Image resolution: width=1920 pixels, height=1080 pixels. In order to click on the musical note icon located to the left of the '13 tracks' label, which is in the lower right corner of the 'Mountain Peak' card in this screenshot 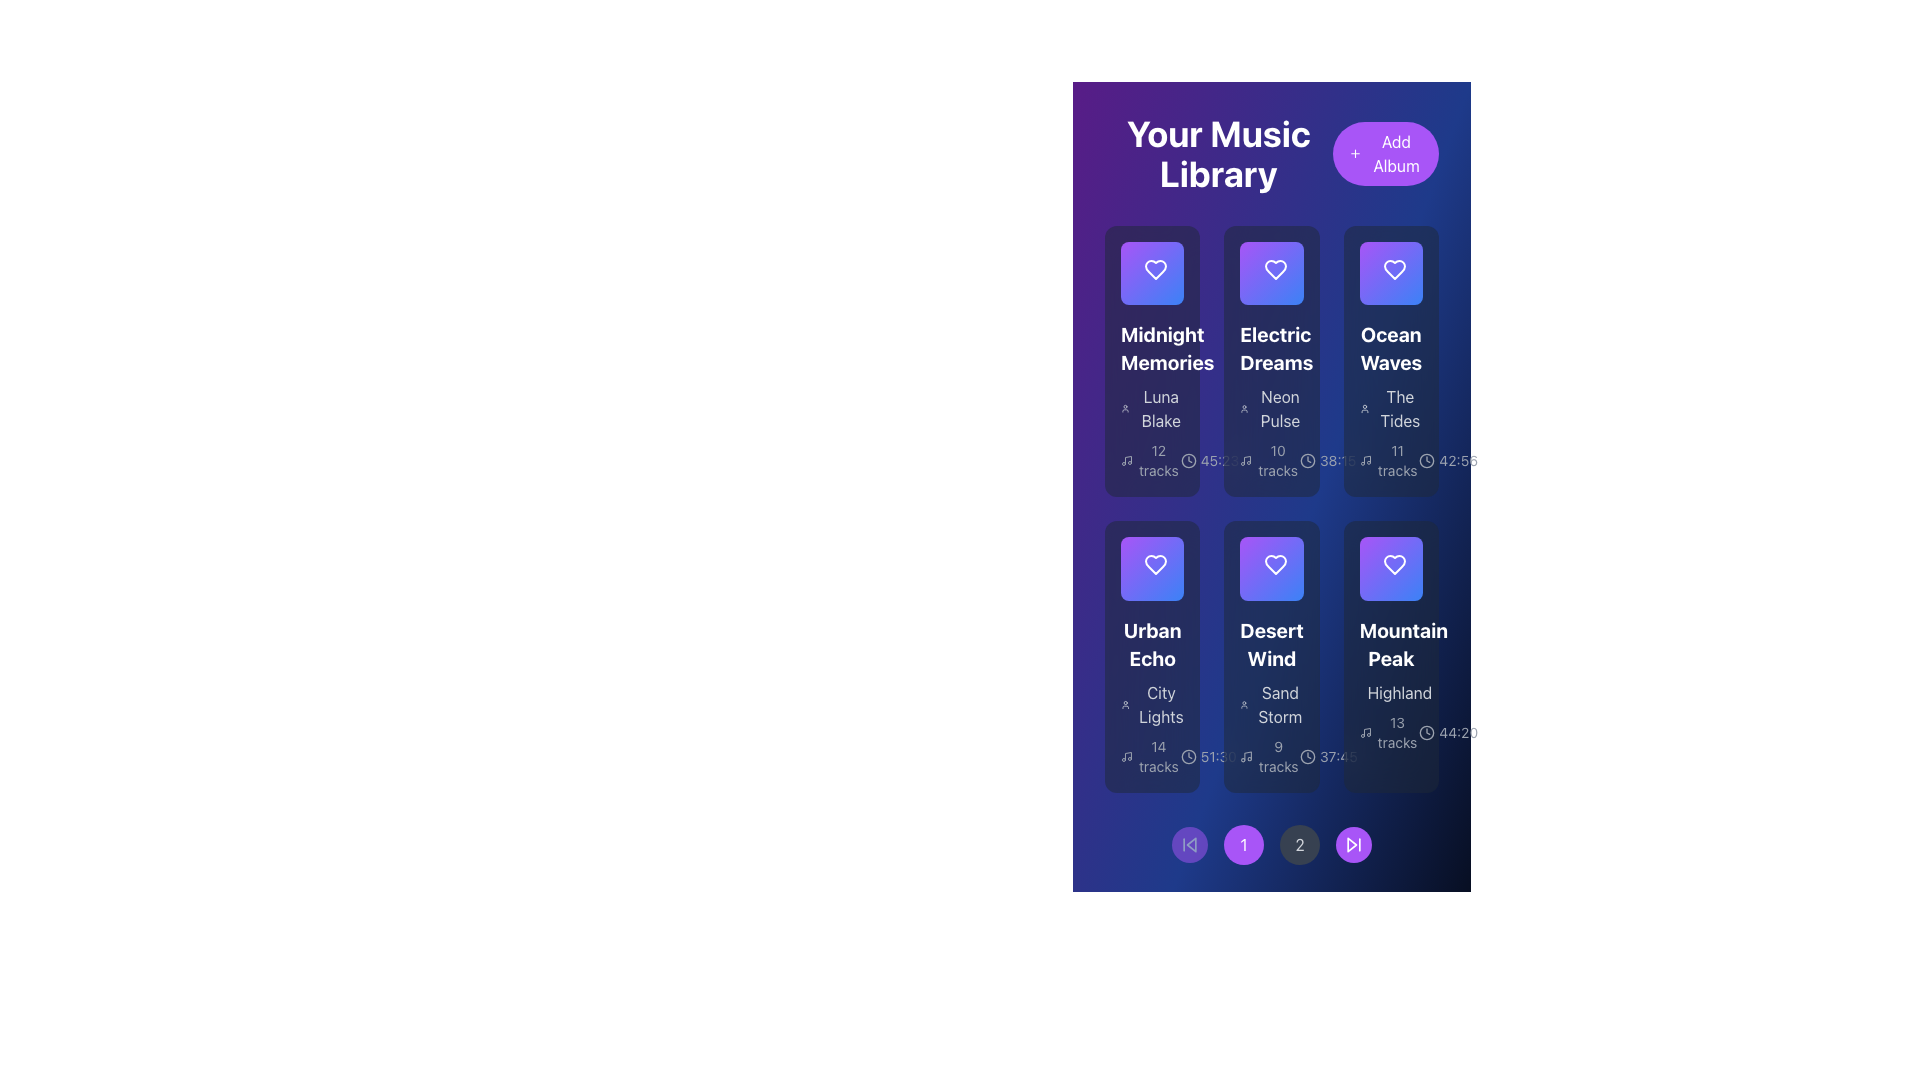, I will do `click(1364, 732)`.